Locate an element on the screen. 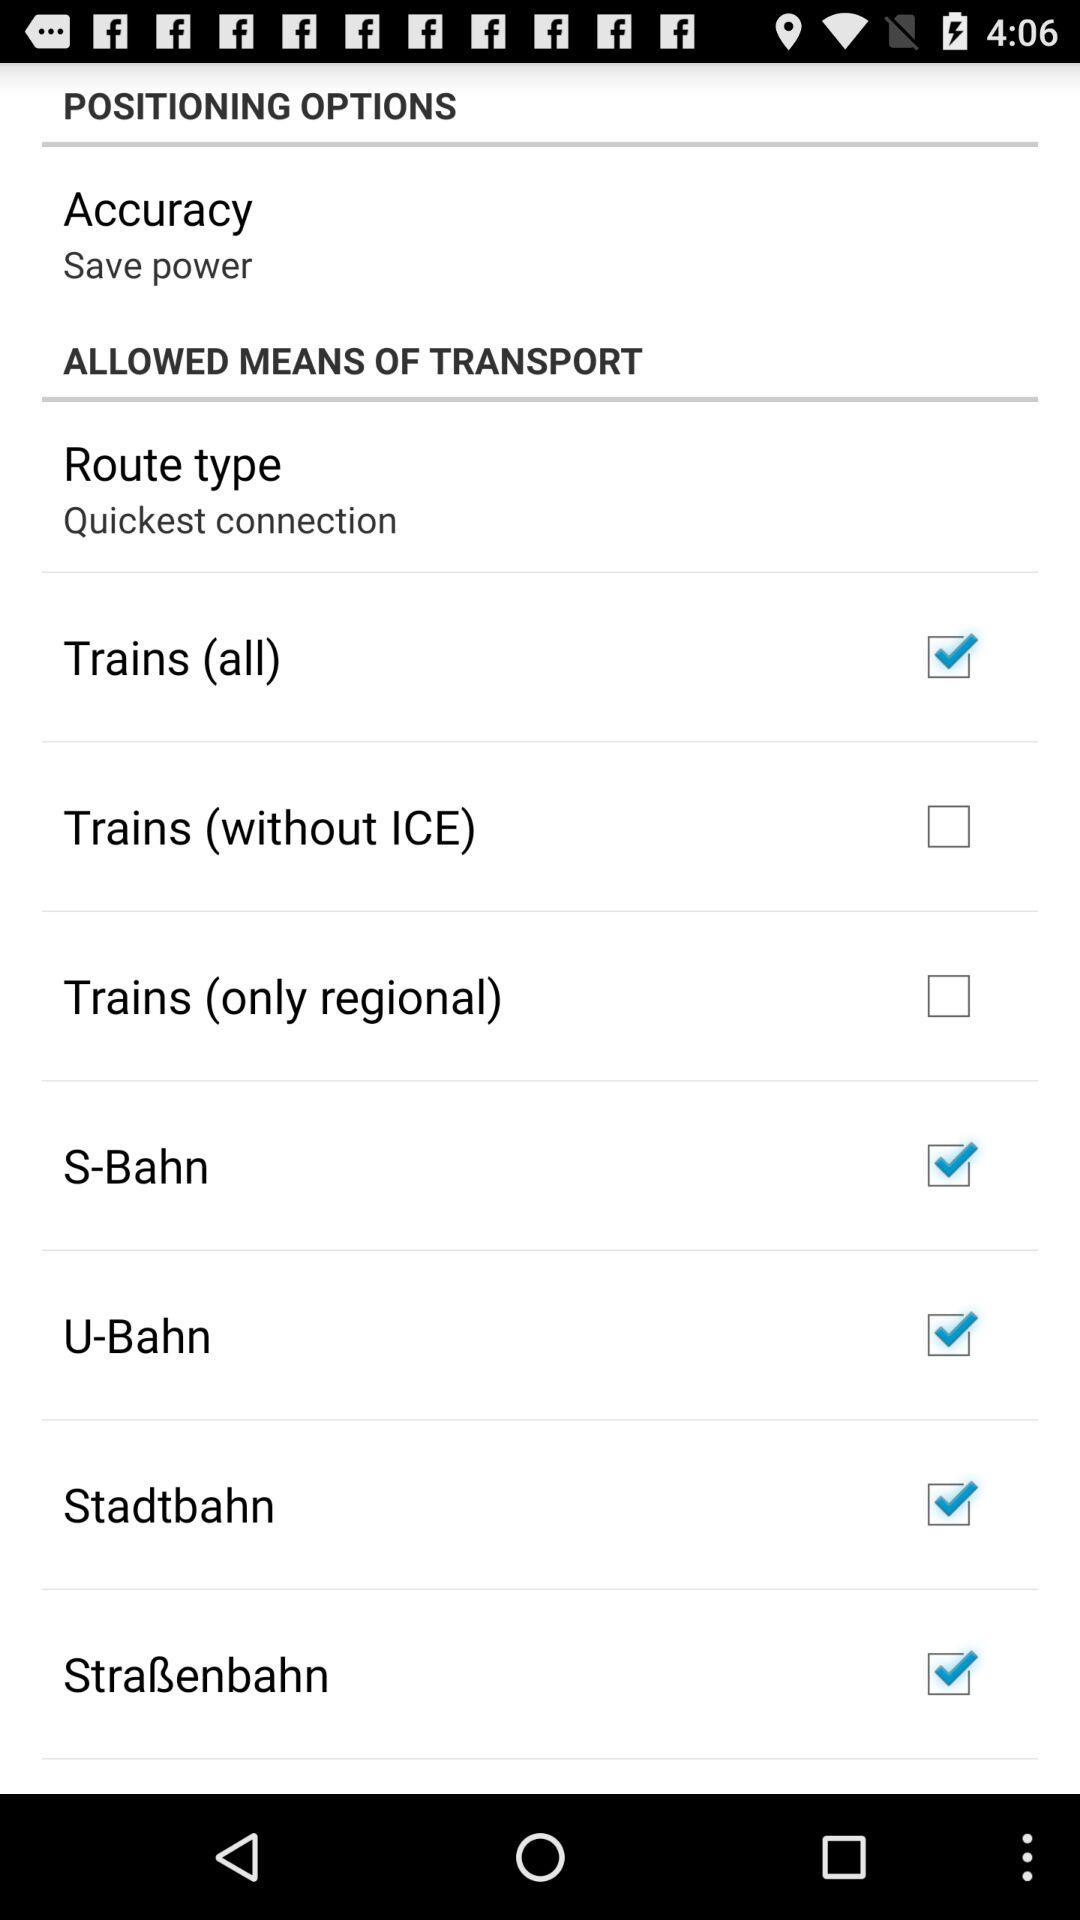  item above route type app is located at coordinates (540, 360).